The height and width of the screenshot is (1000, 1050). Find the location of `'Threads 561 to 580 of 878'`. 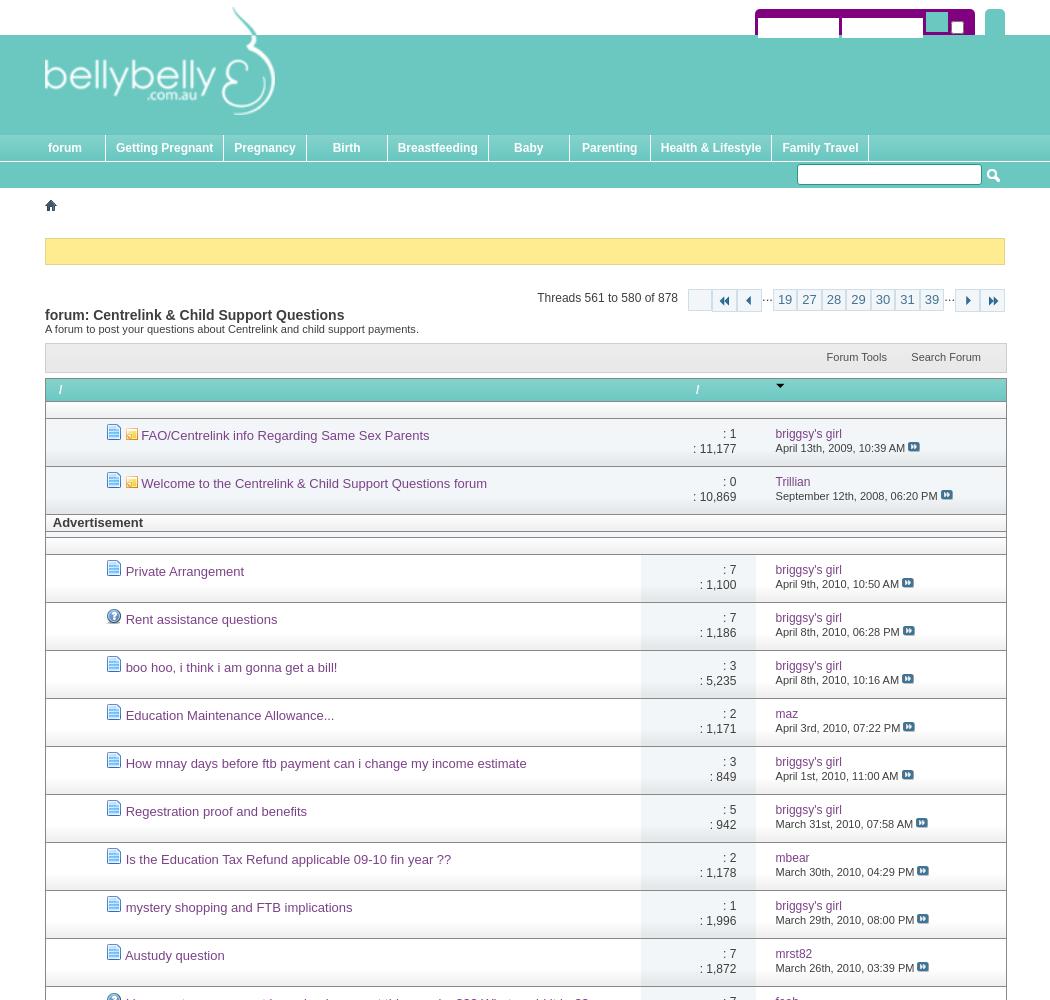

'Threads 561 to 580 of 878' is located at coordinates (536, 297).